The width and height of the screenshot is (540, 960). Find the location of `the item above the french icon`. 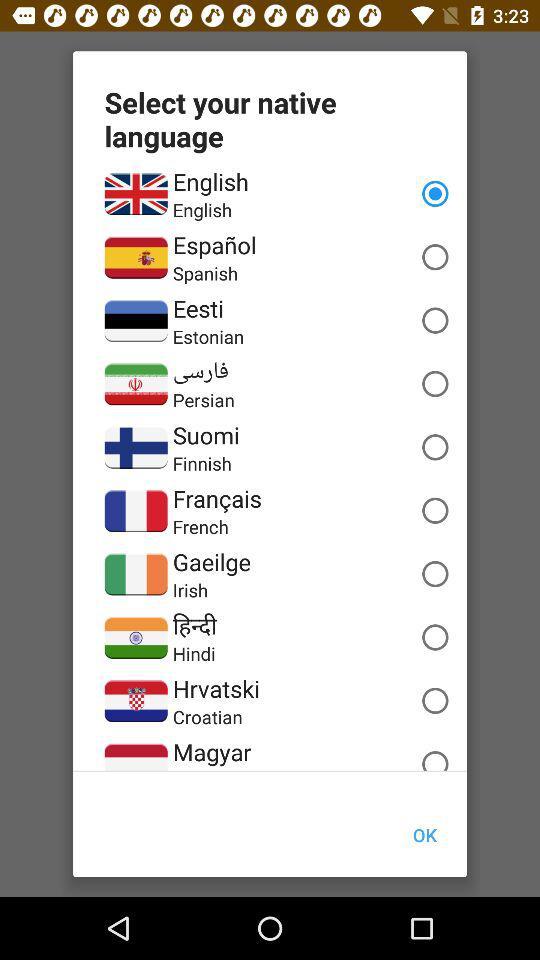

the item above the french icon is located at coordinates (216, 497).